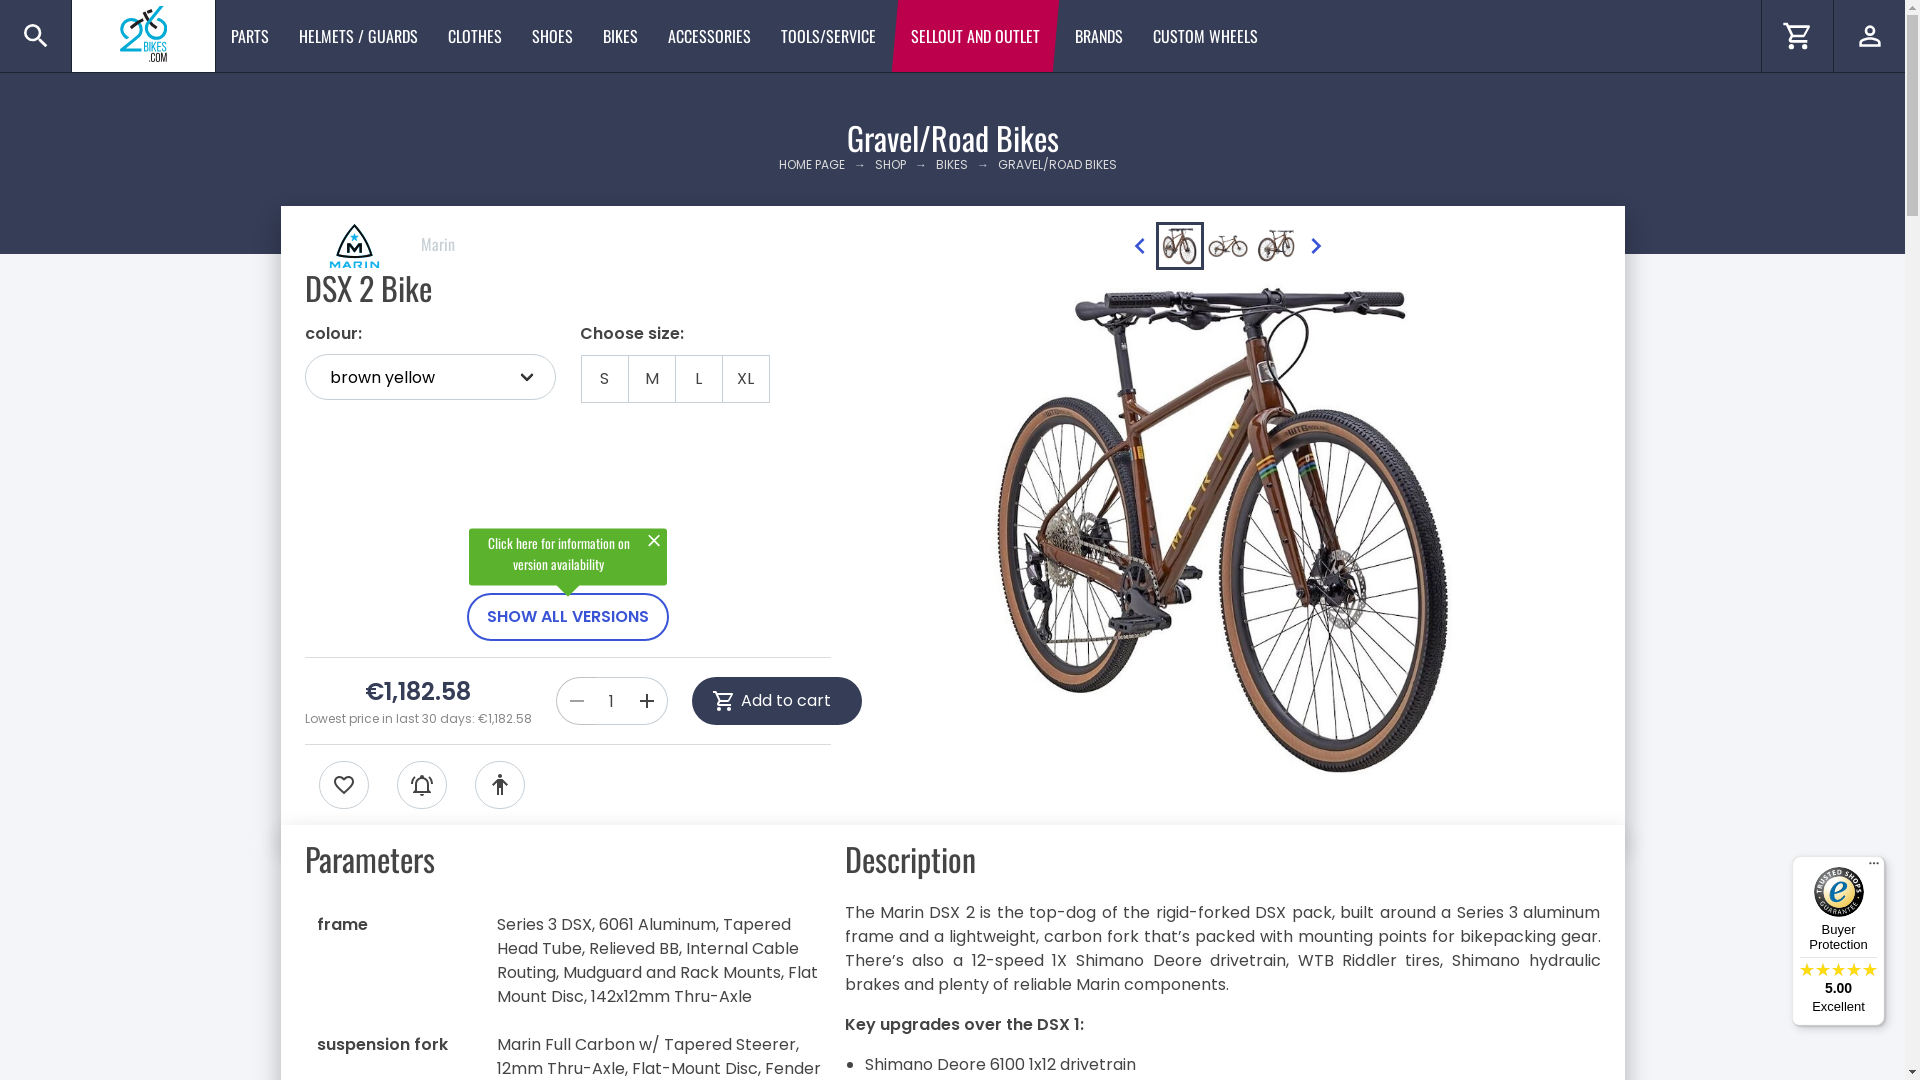 Image resolution: width=1920 pixels, height=1080 pixels. Describe the element at coordinates (603, 378) in the screenshot. I see `'S'` at that location.